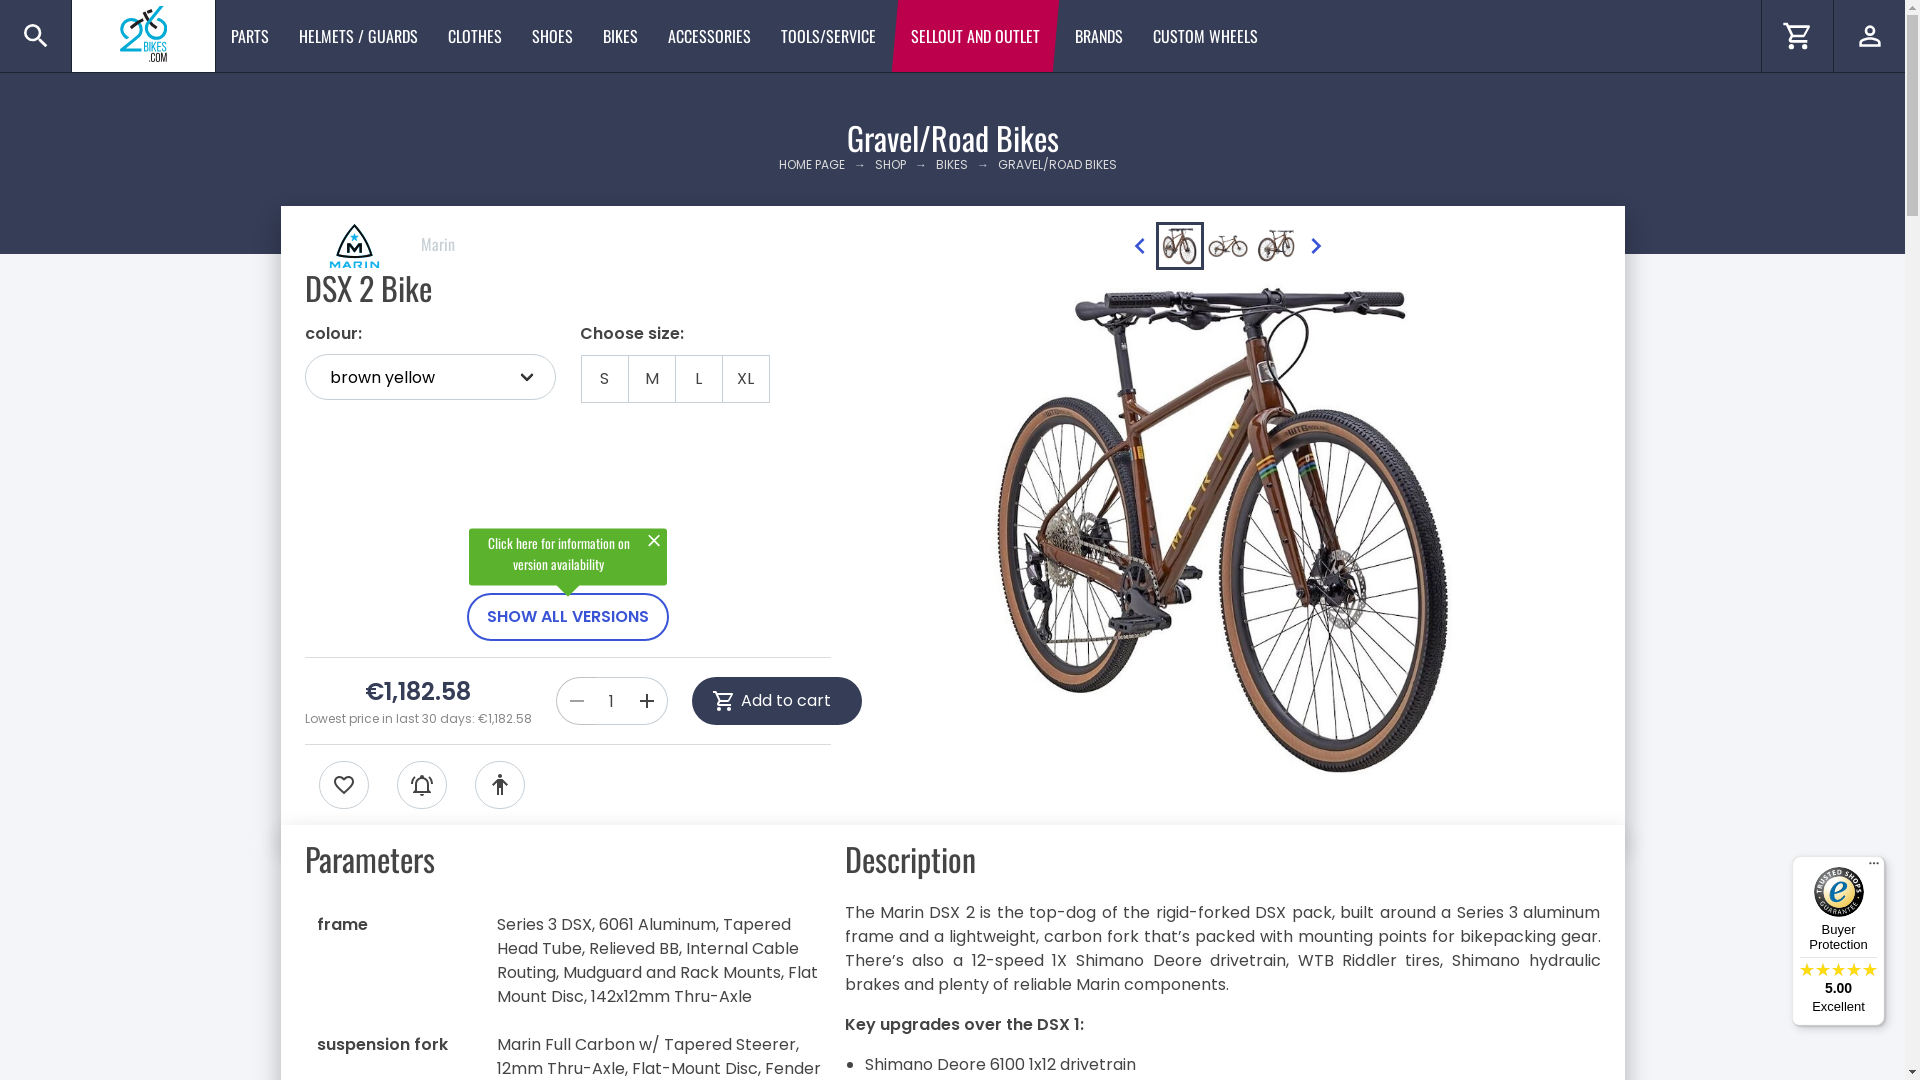 Image resolution: width=1920 pixels, height=1080 pixels. Describe the element at coordinates (603, 378) in the screenshot. I see `'S'` at that location.